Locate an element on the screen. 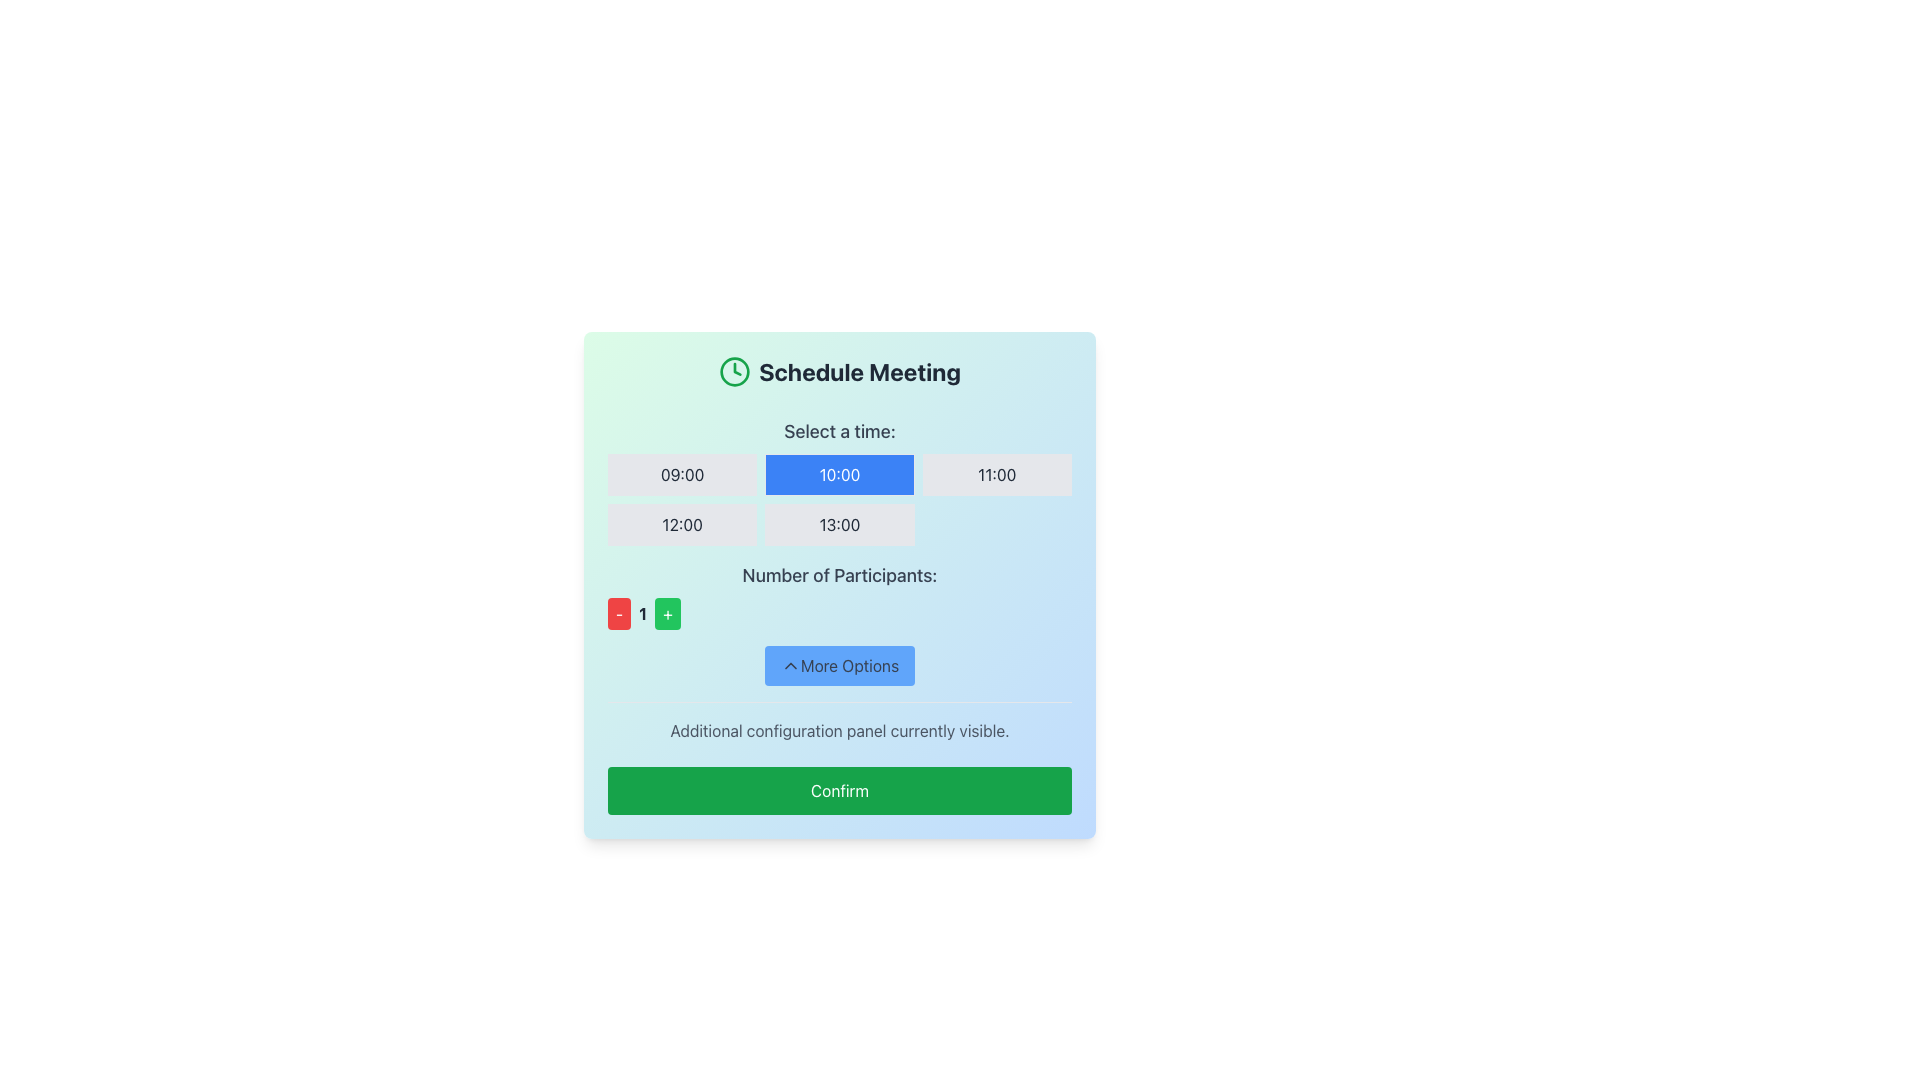 The height and width of the screenshot is (1080, 1920). the text label displaying 'Additional configuration panel currently visible.' which is located below the 'More Options' button and above the 'Confirm' button is located at coordinates (840, 731).